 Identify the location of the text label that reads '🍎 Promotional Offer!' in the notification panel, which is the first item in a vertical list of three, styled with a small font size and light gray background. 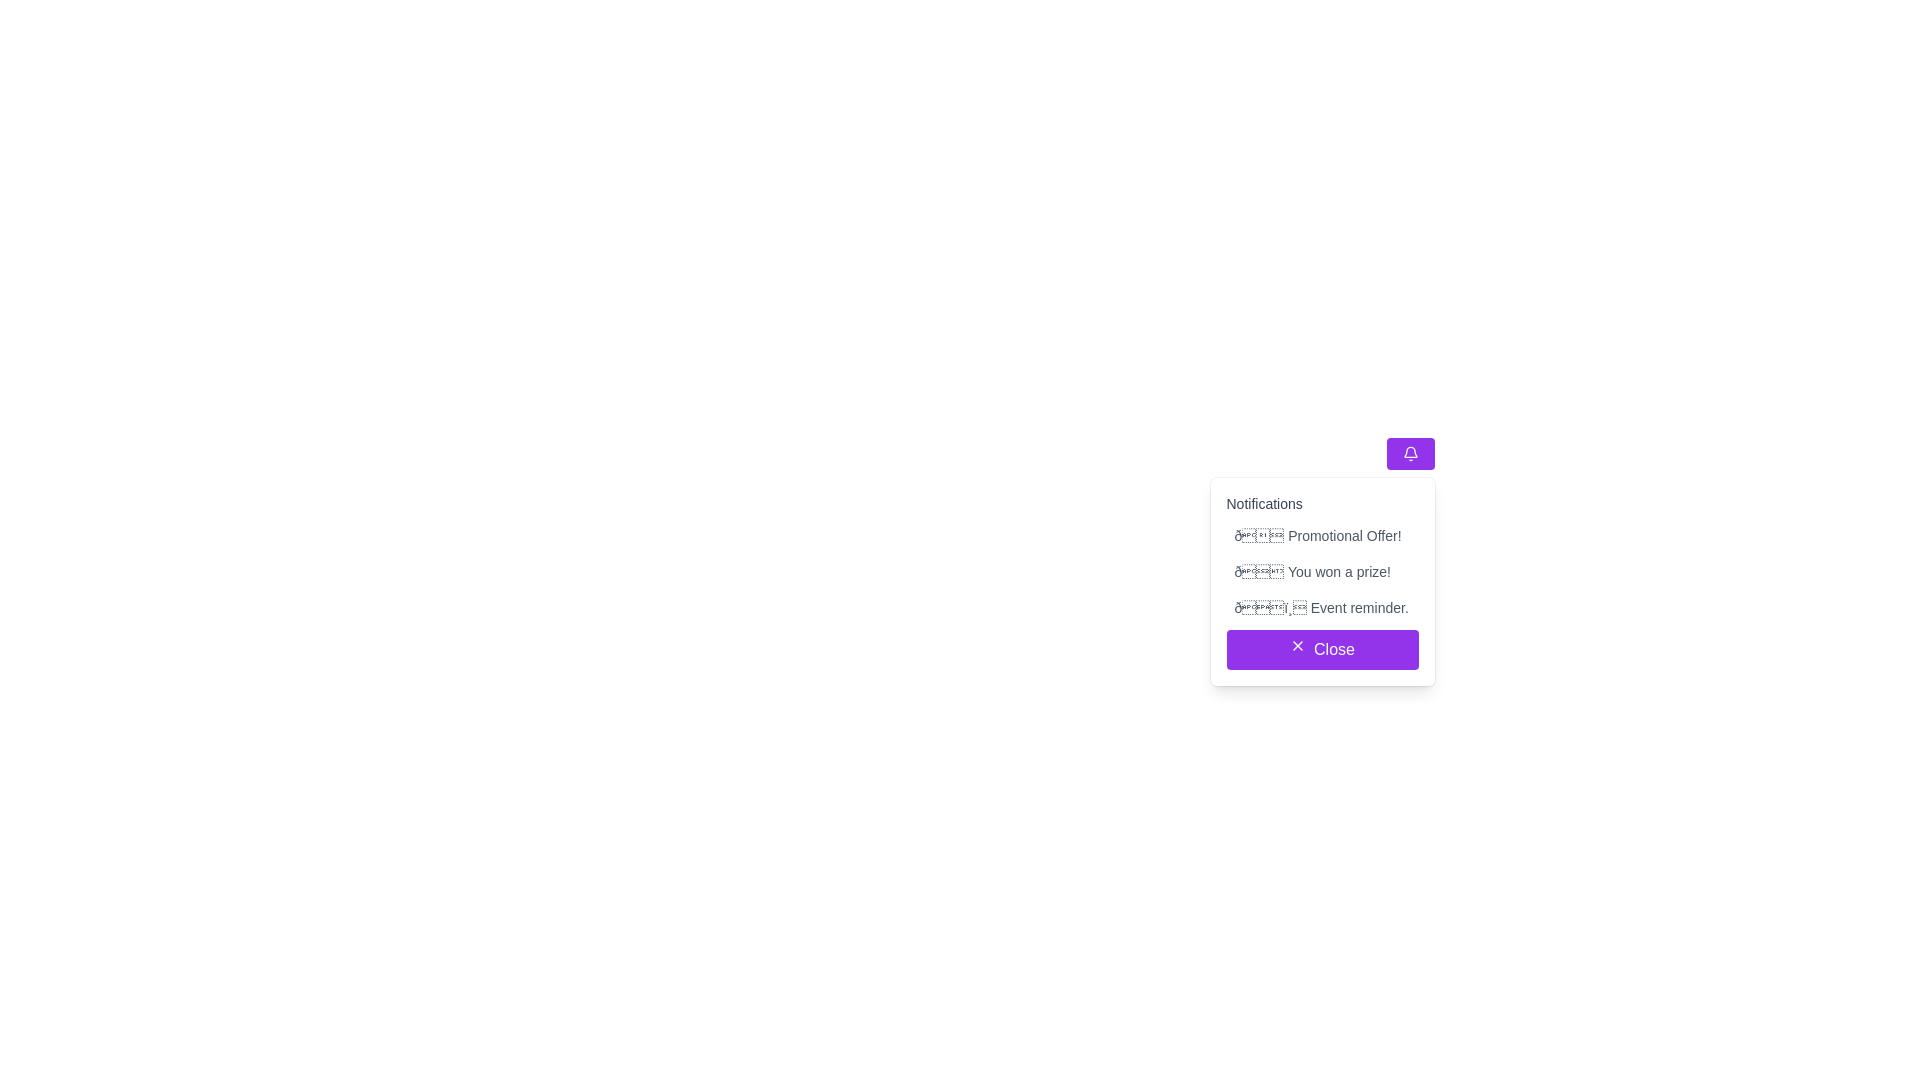
(1322, 535).